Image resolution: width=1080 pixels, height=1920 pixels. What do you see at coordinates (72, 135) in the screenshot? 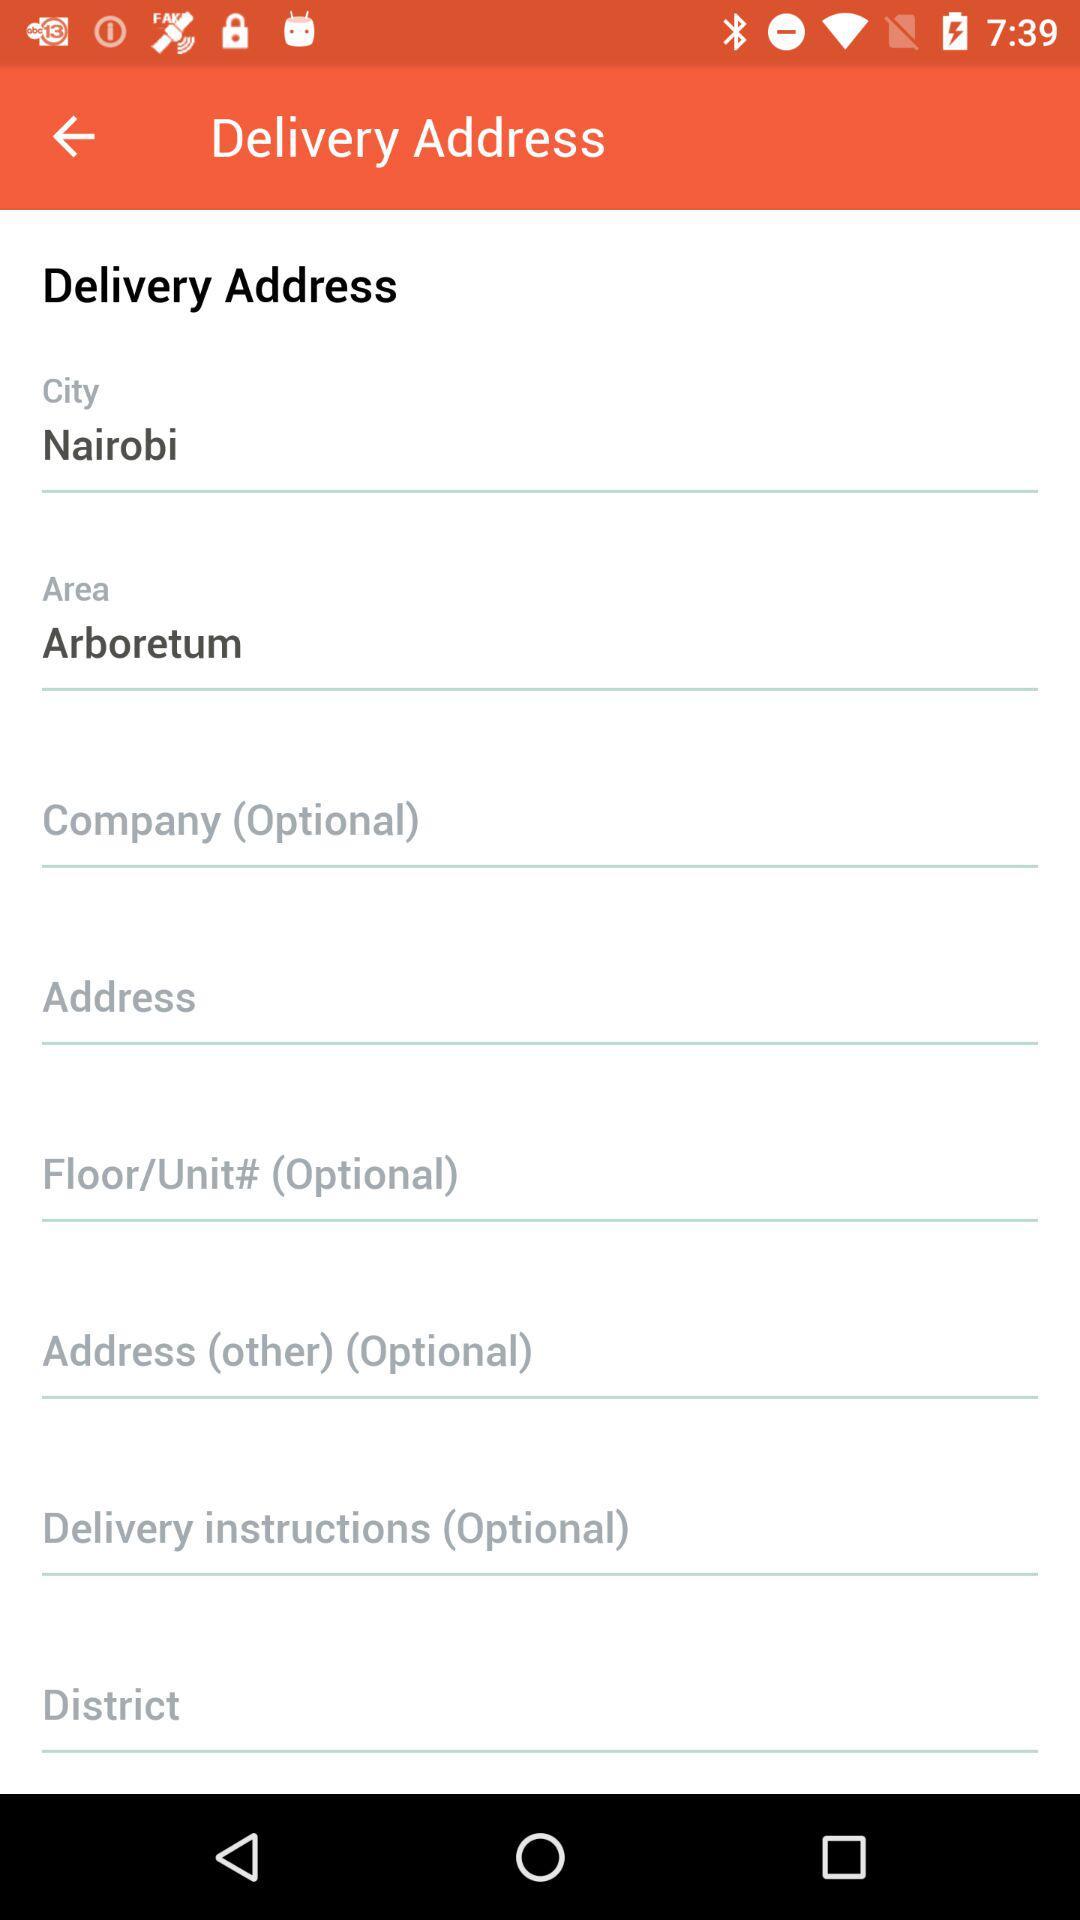
I see `the item above delivery address` at bounding box center [72, 135].